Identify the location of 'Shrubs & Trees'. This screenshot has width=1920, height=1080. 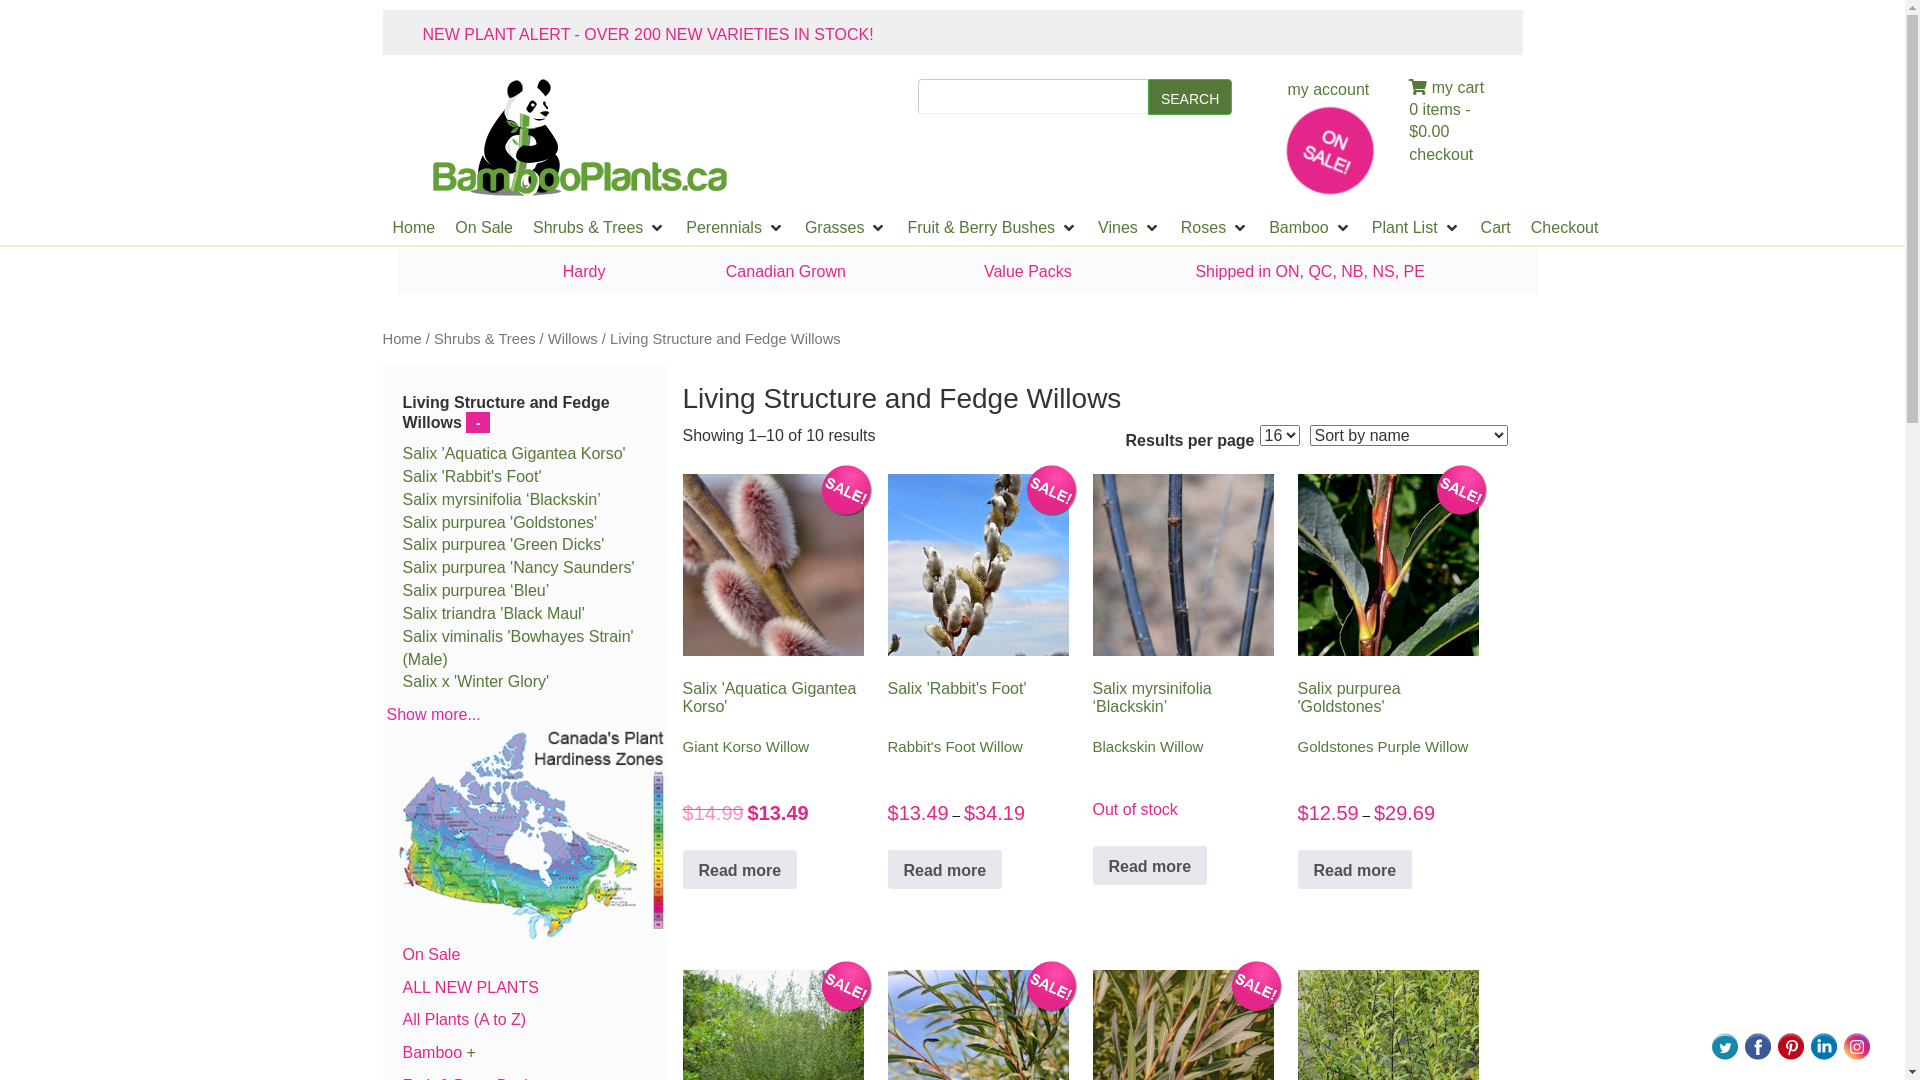
(484, 338).